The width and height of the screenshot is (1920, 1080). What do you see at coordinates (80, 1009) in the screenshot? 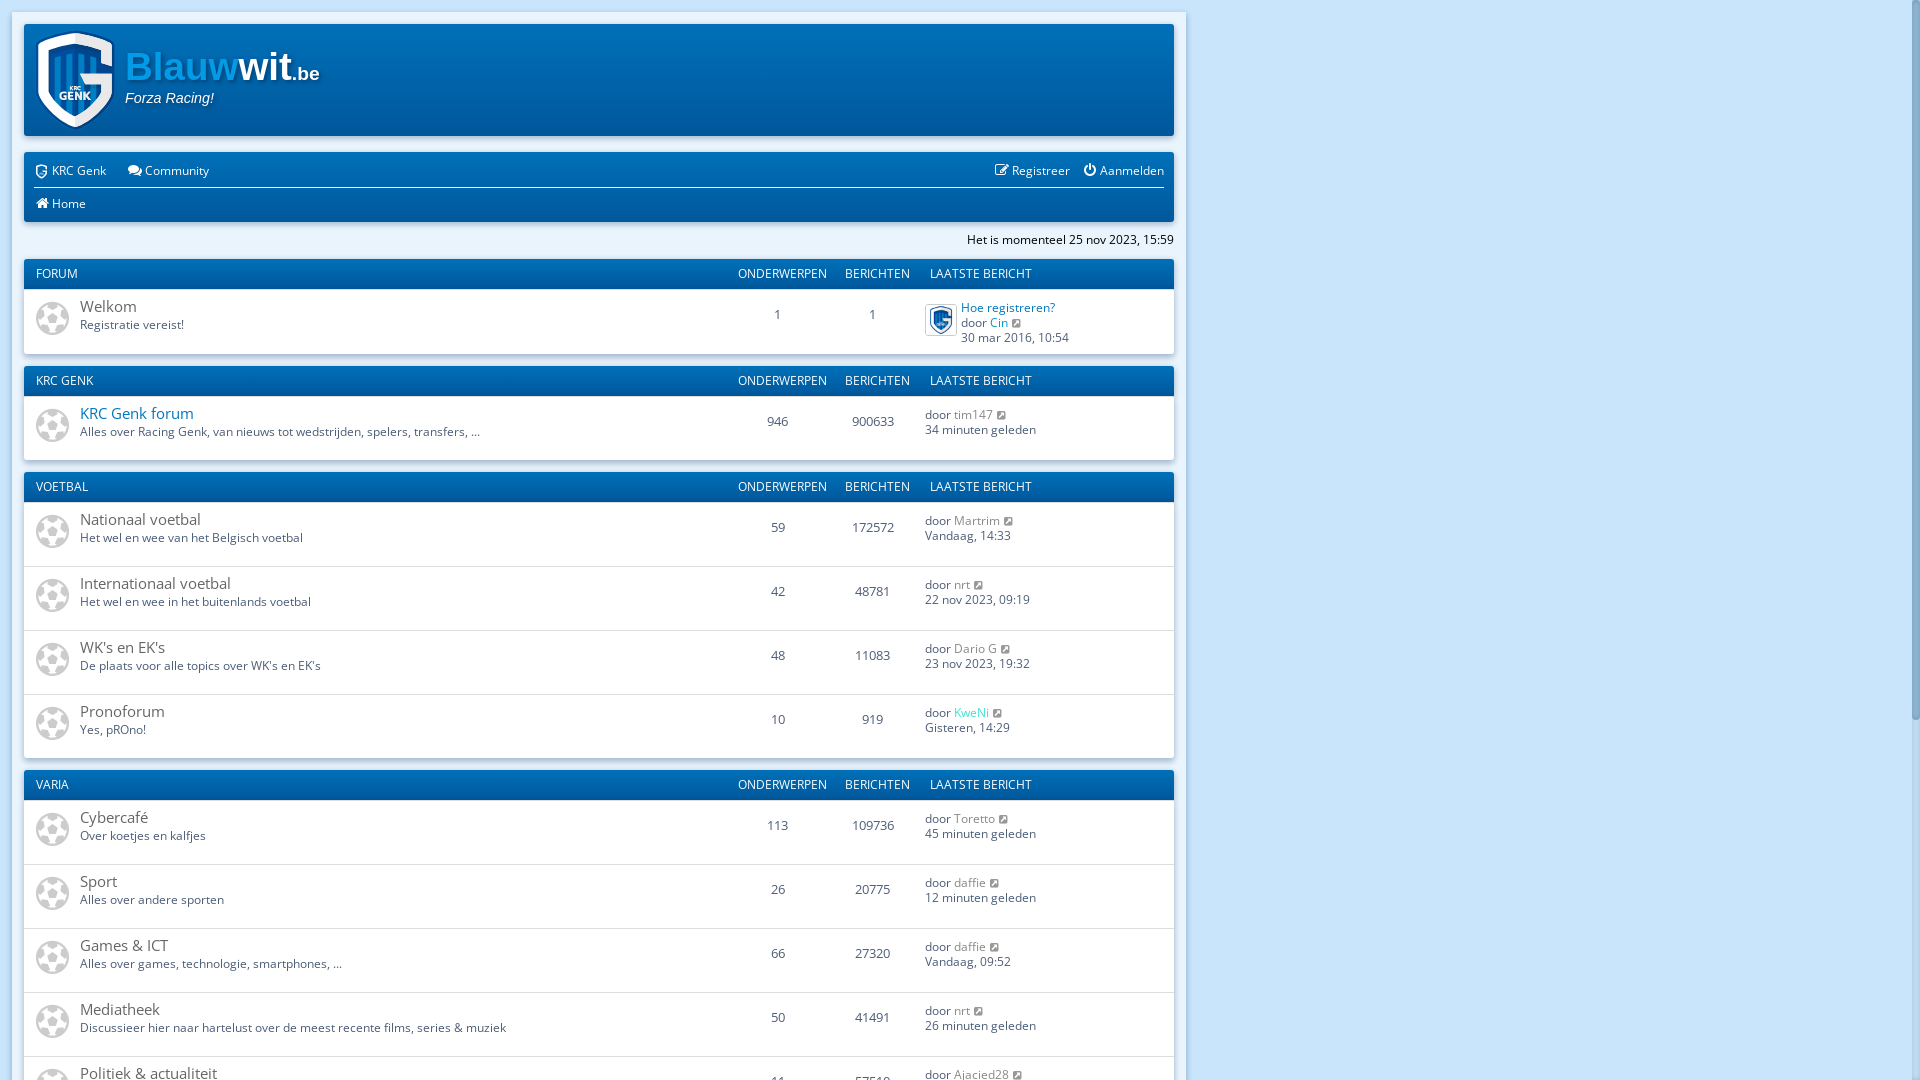
I see `'Mediatheek'` at bounding box center [80, 1009].